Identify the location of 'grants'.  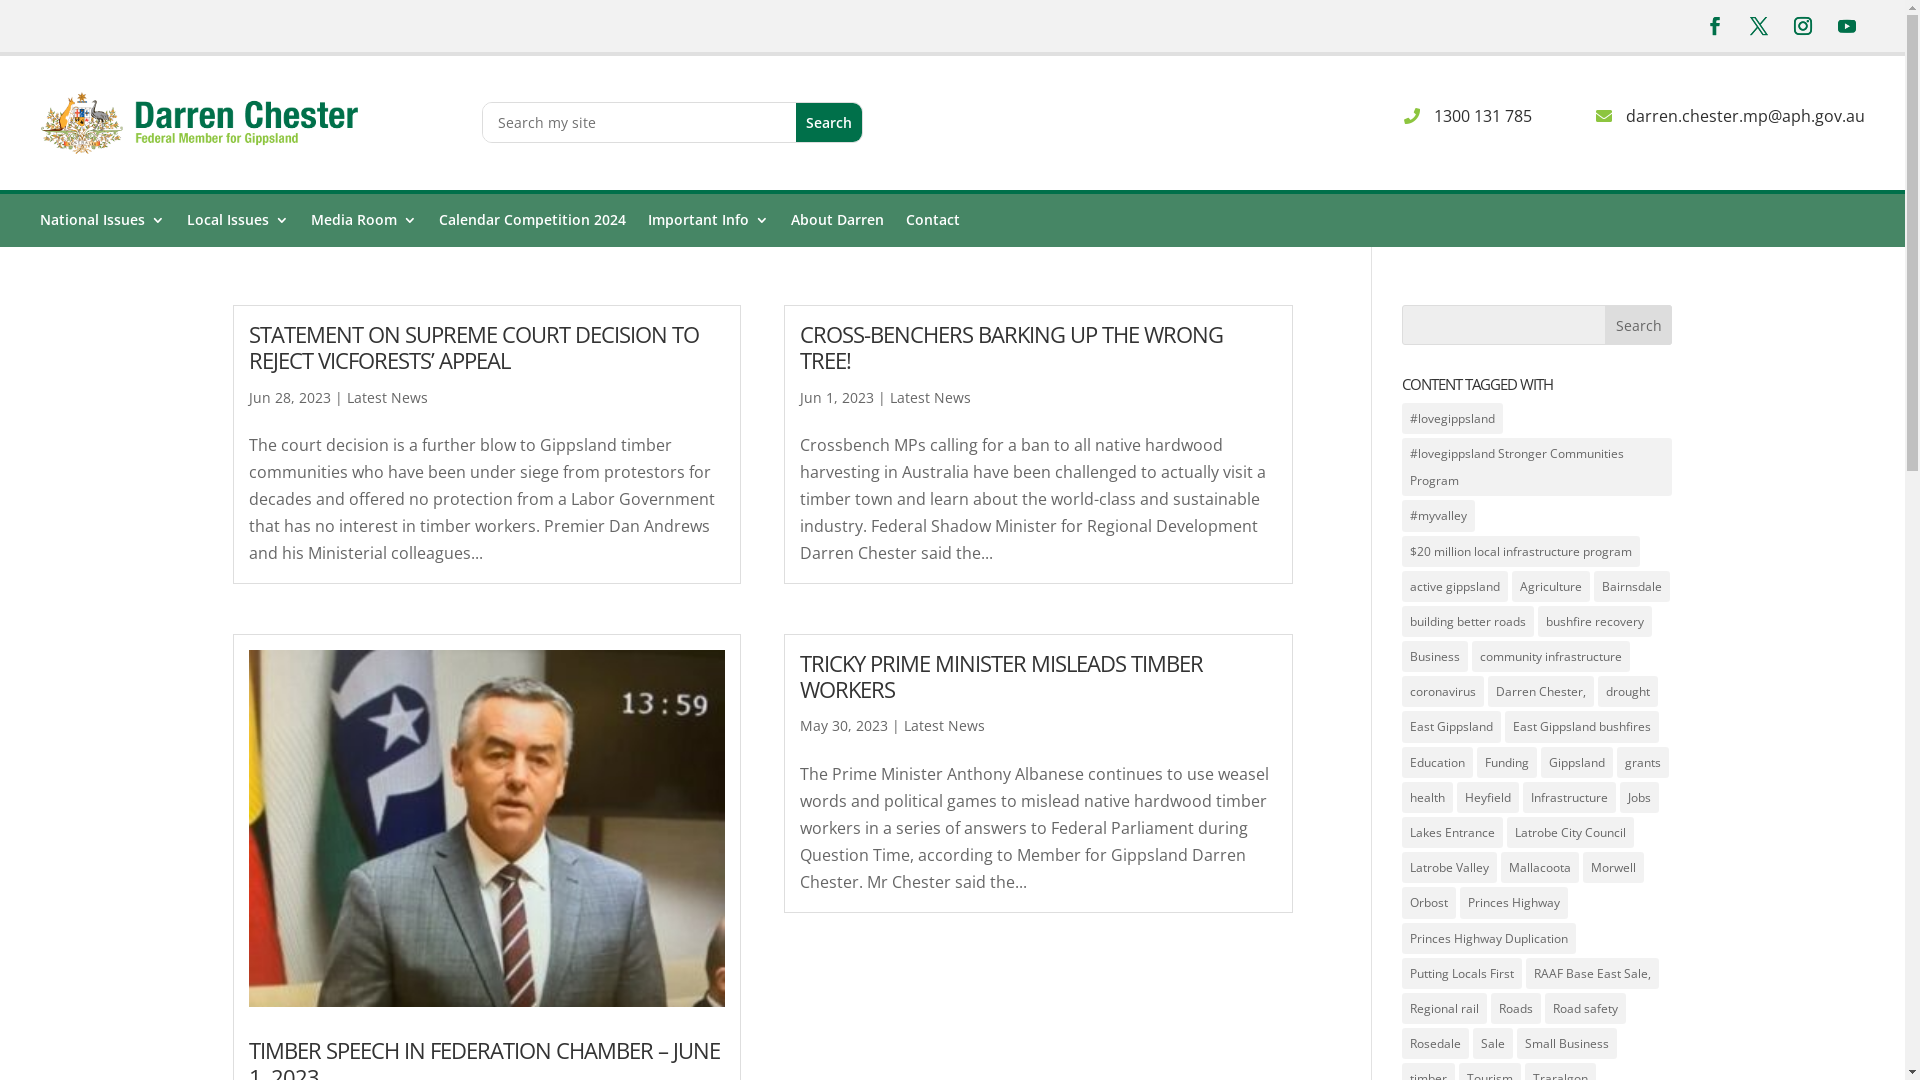
(1642, 762).